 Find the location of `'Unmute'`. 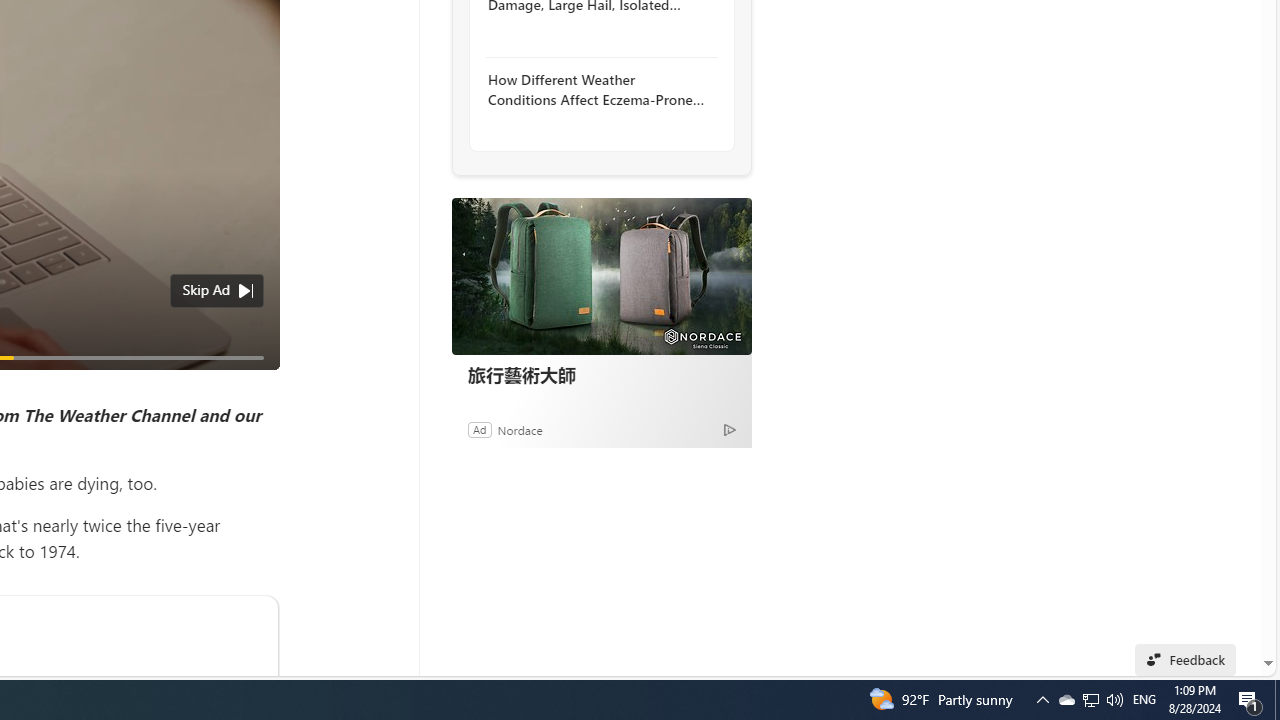

'Unmute' is located at coordinates (252, 381).